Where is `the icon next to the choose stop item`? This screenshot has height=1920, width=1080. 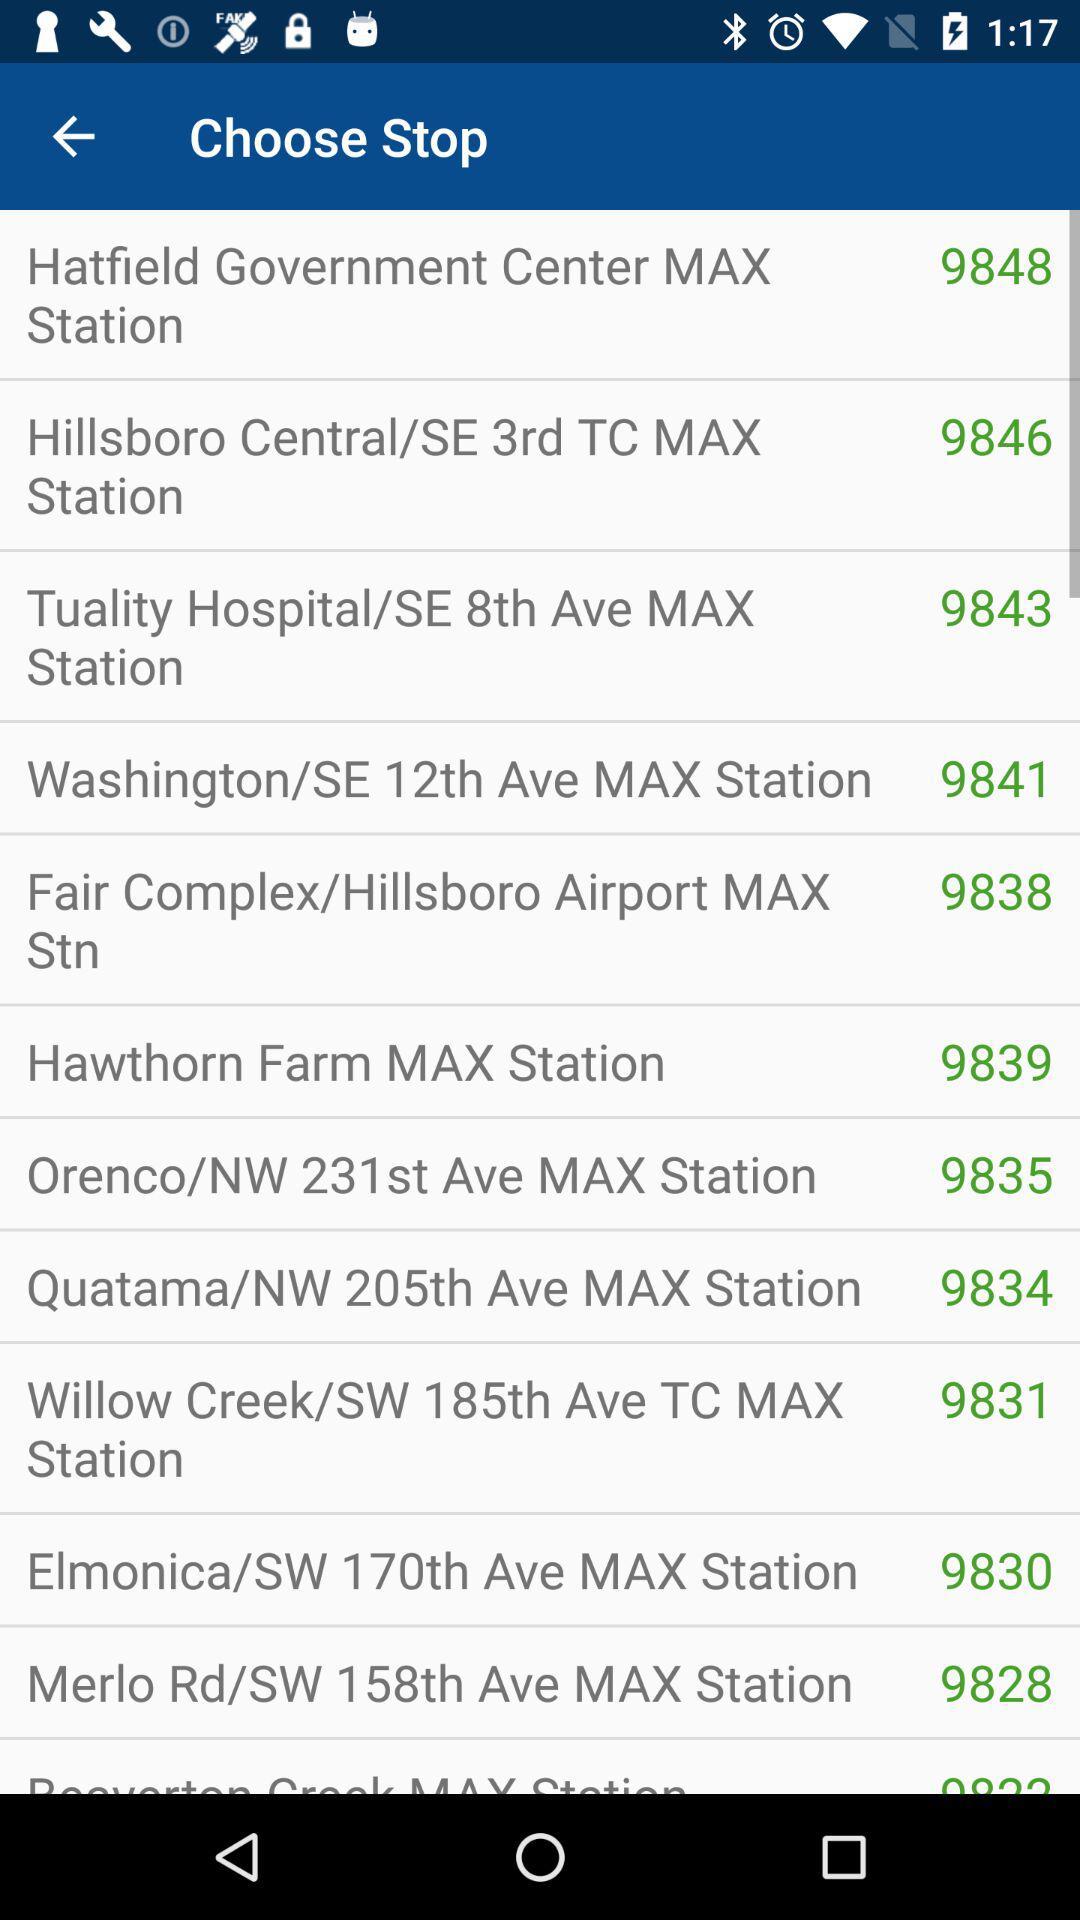 the icon next to the choose stop item is located at coordinates (72, 135).